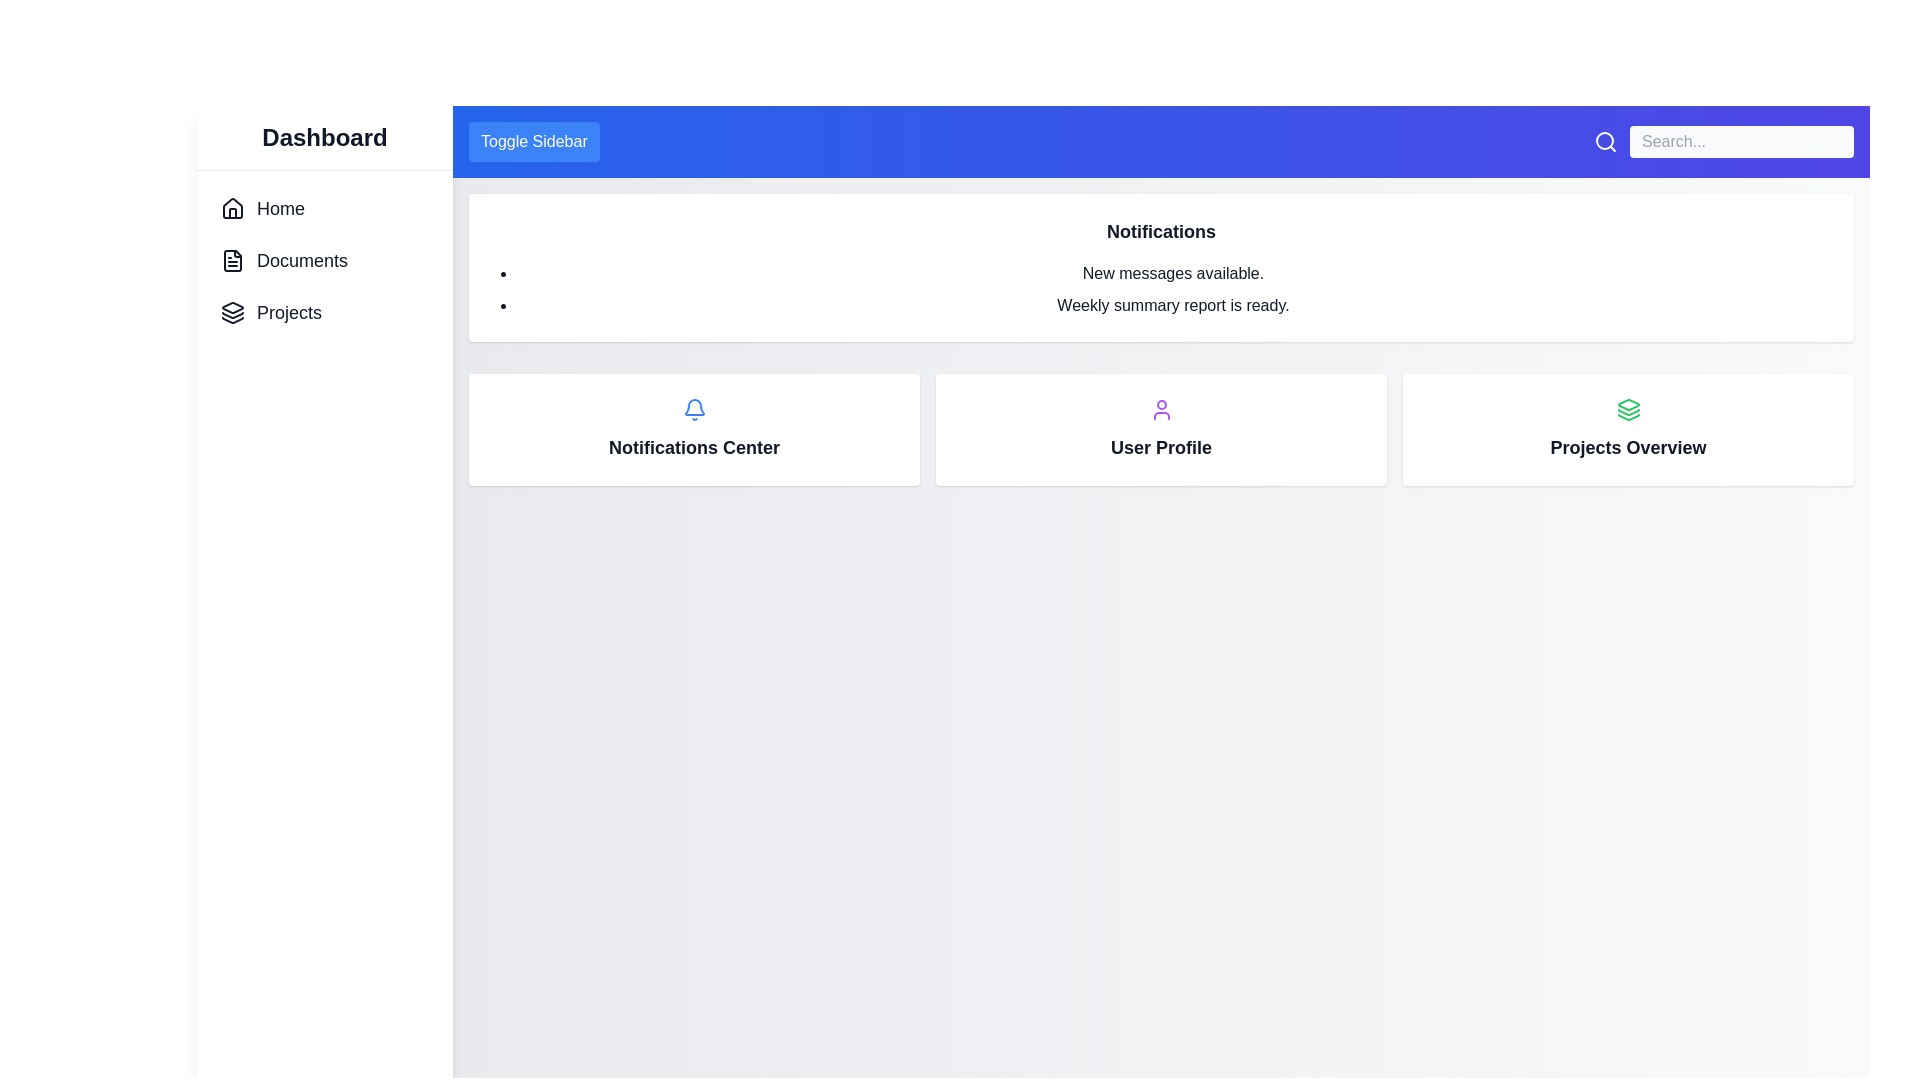 This screenshot has height=1080, width=1920. What do you see at coordinates (325, 137) in the screenshot?
I see `the 'Dashboard' text label at the top of the sidebar menu, which is displayed in a bold and large font style` at bounding box center [325, 137].